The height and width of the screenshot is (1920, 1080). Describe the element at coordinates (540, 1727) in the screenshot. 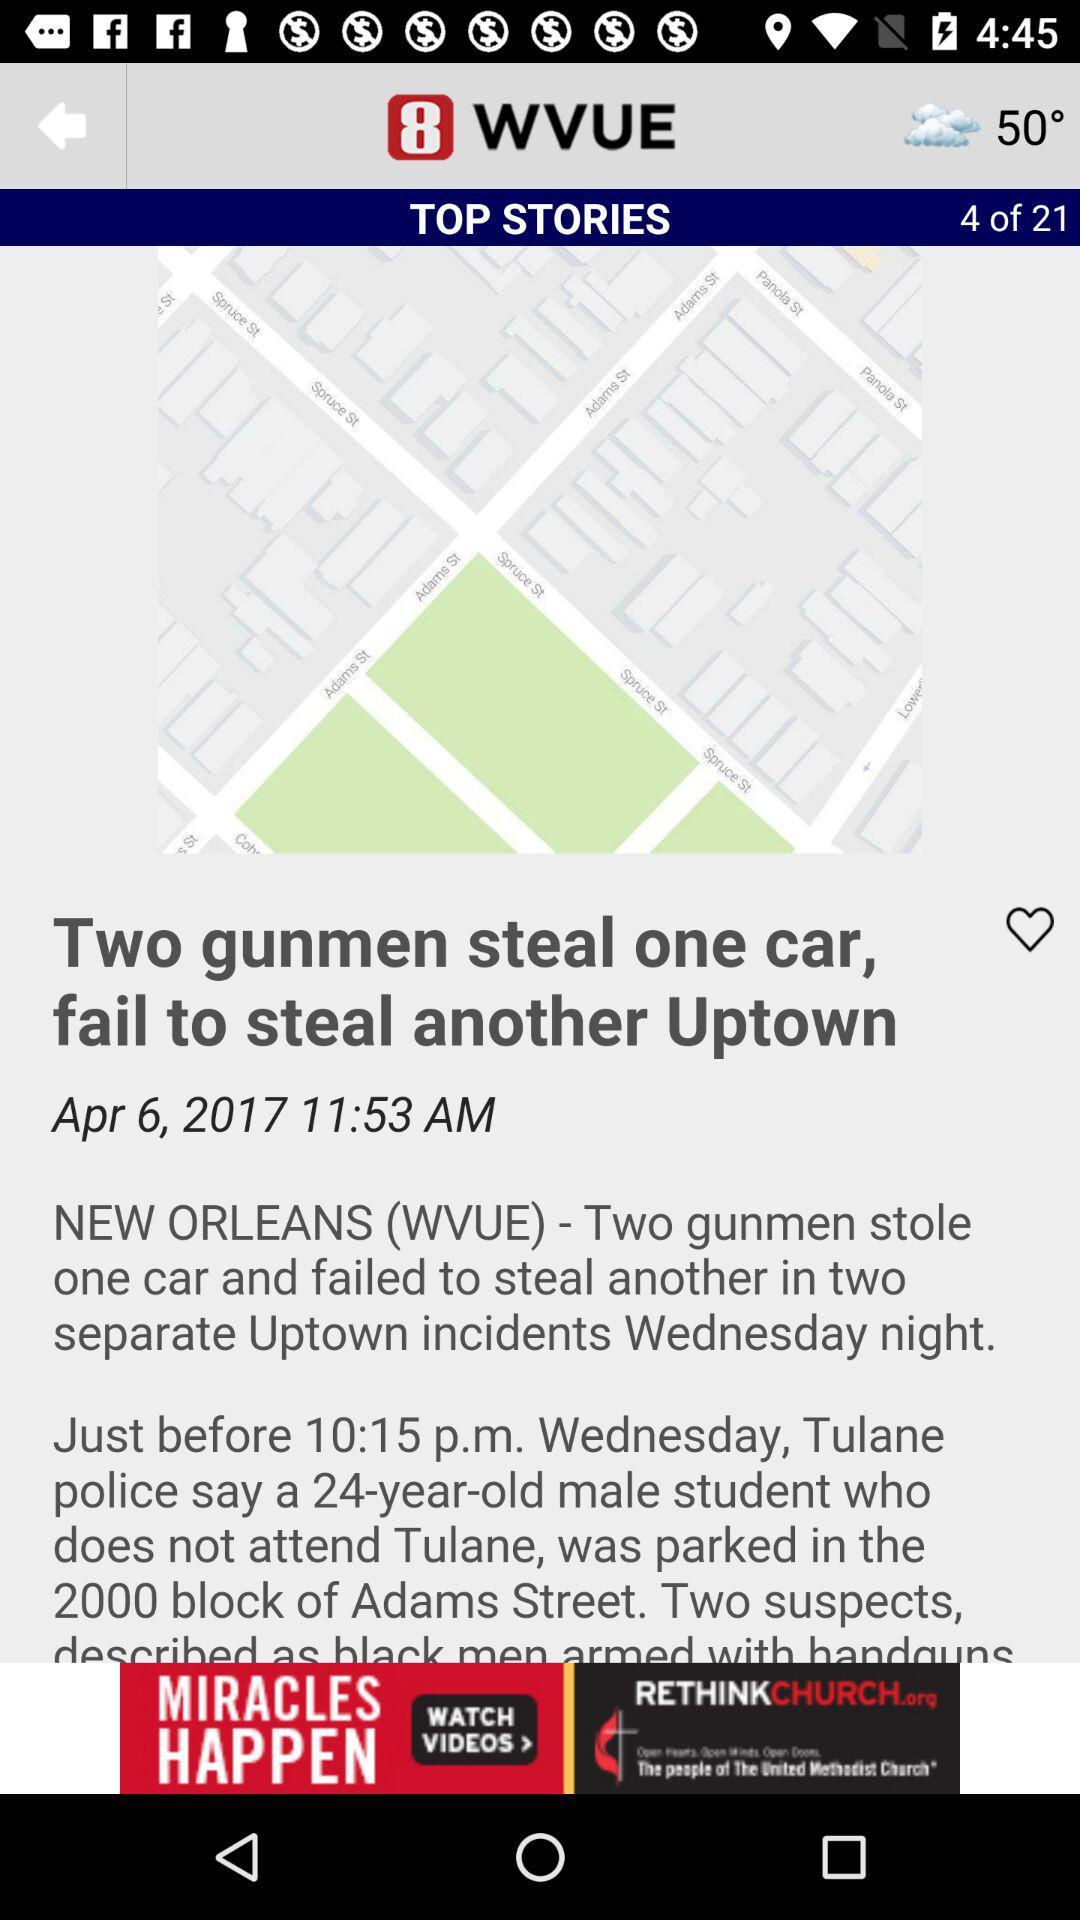

I see `click on advertisement` at that location.